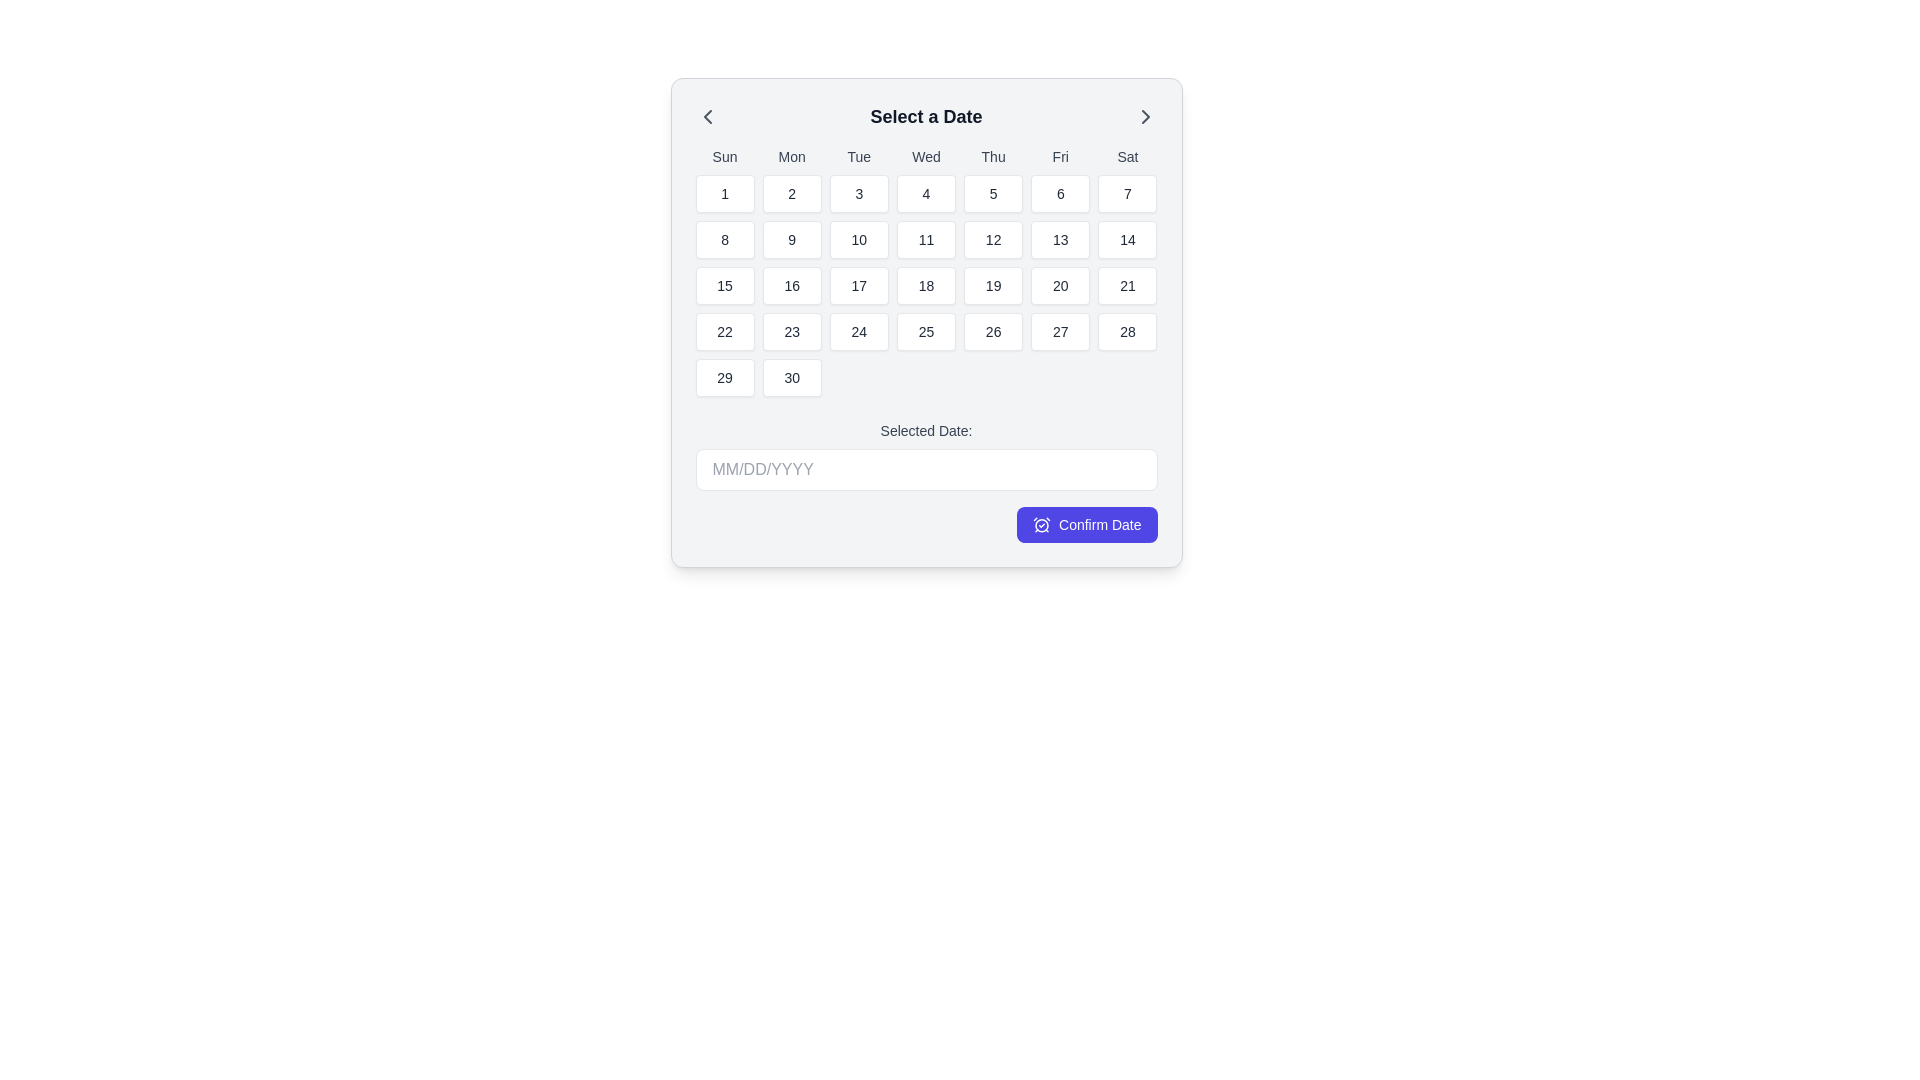 Image resolution: width=1920 pixels, height=1080 pixels. I want to click on the clock icon with a checkmark overlay, which is located within the 'Confirm Date' button that has a blue background, so click(1040, 523).